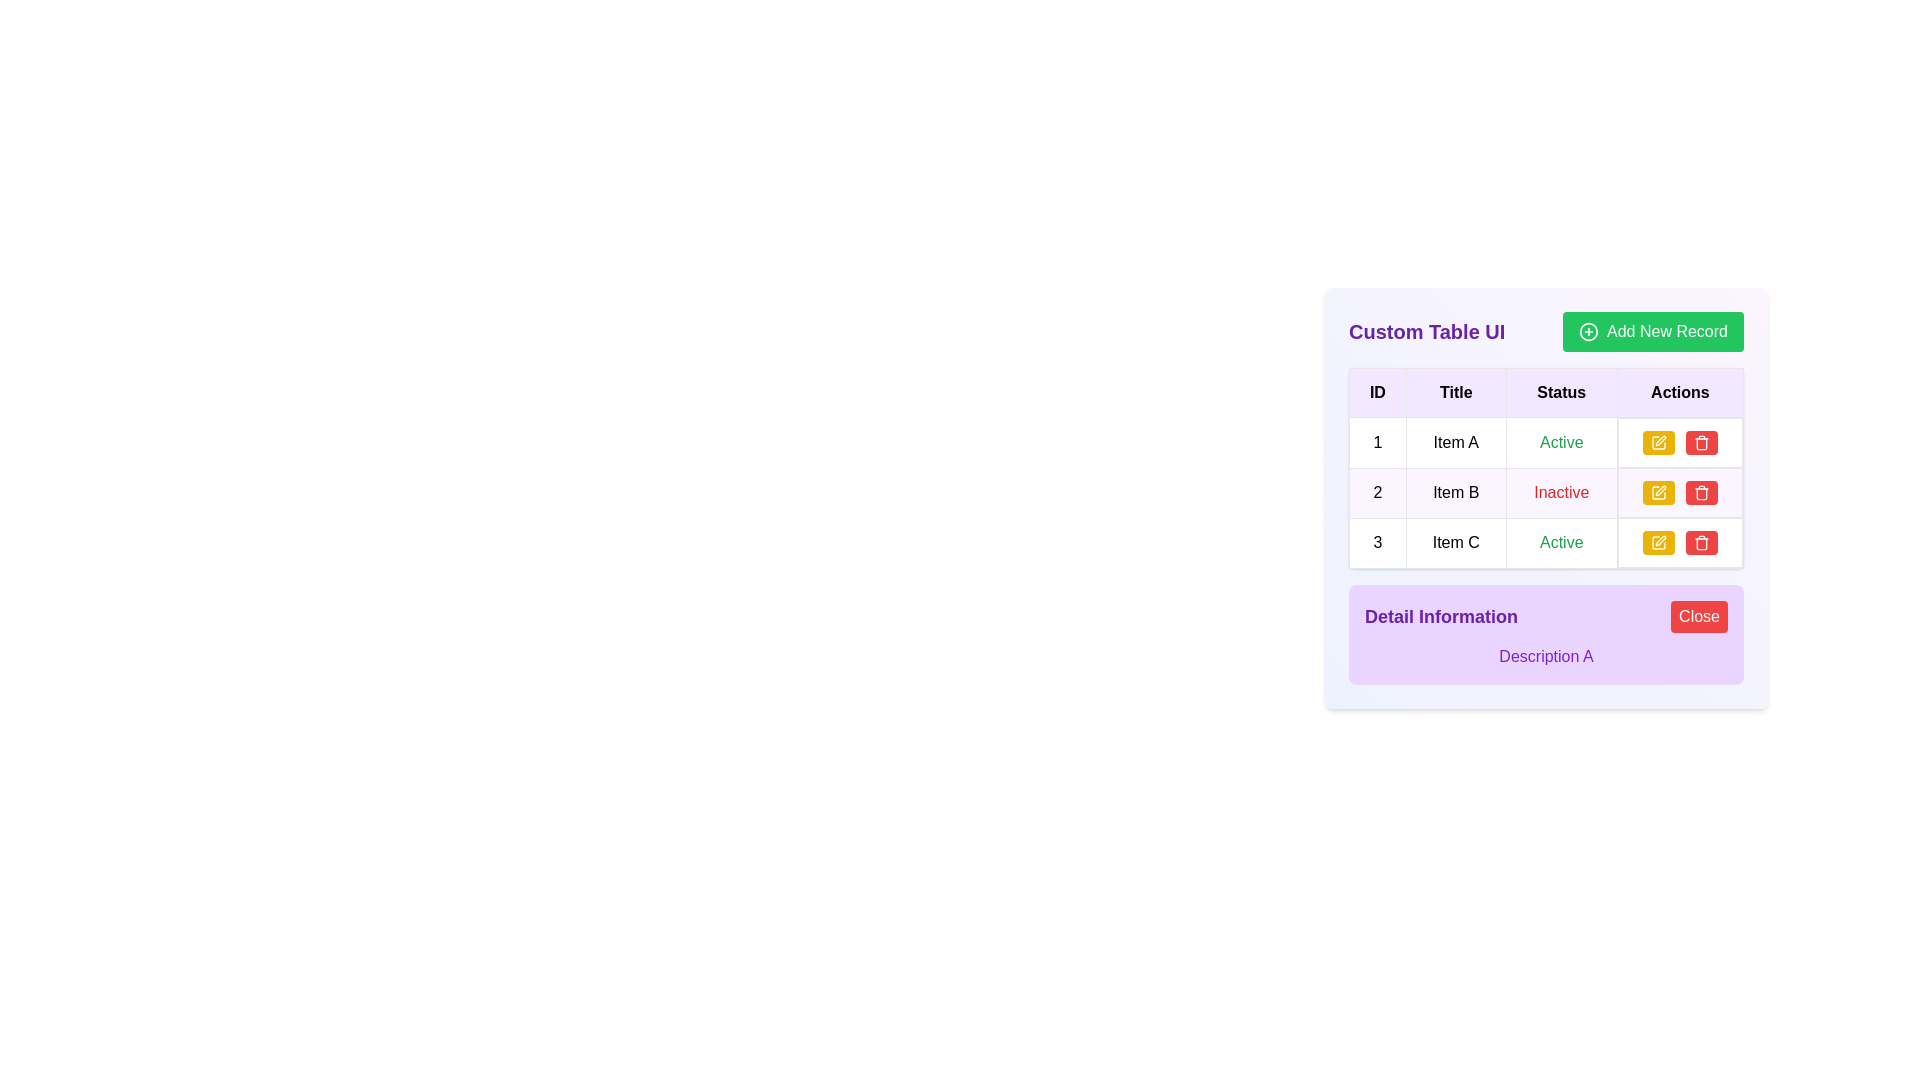 This screenshot has width=1920, height=1080. I want to click on the edit button located in the 'Actions' column of the third row of the table to initiate an edit operation, so click(1658, 543).